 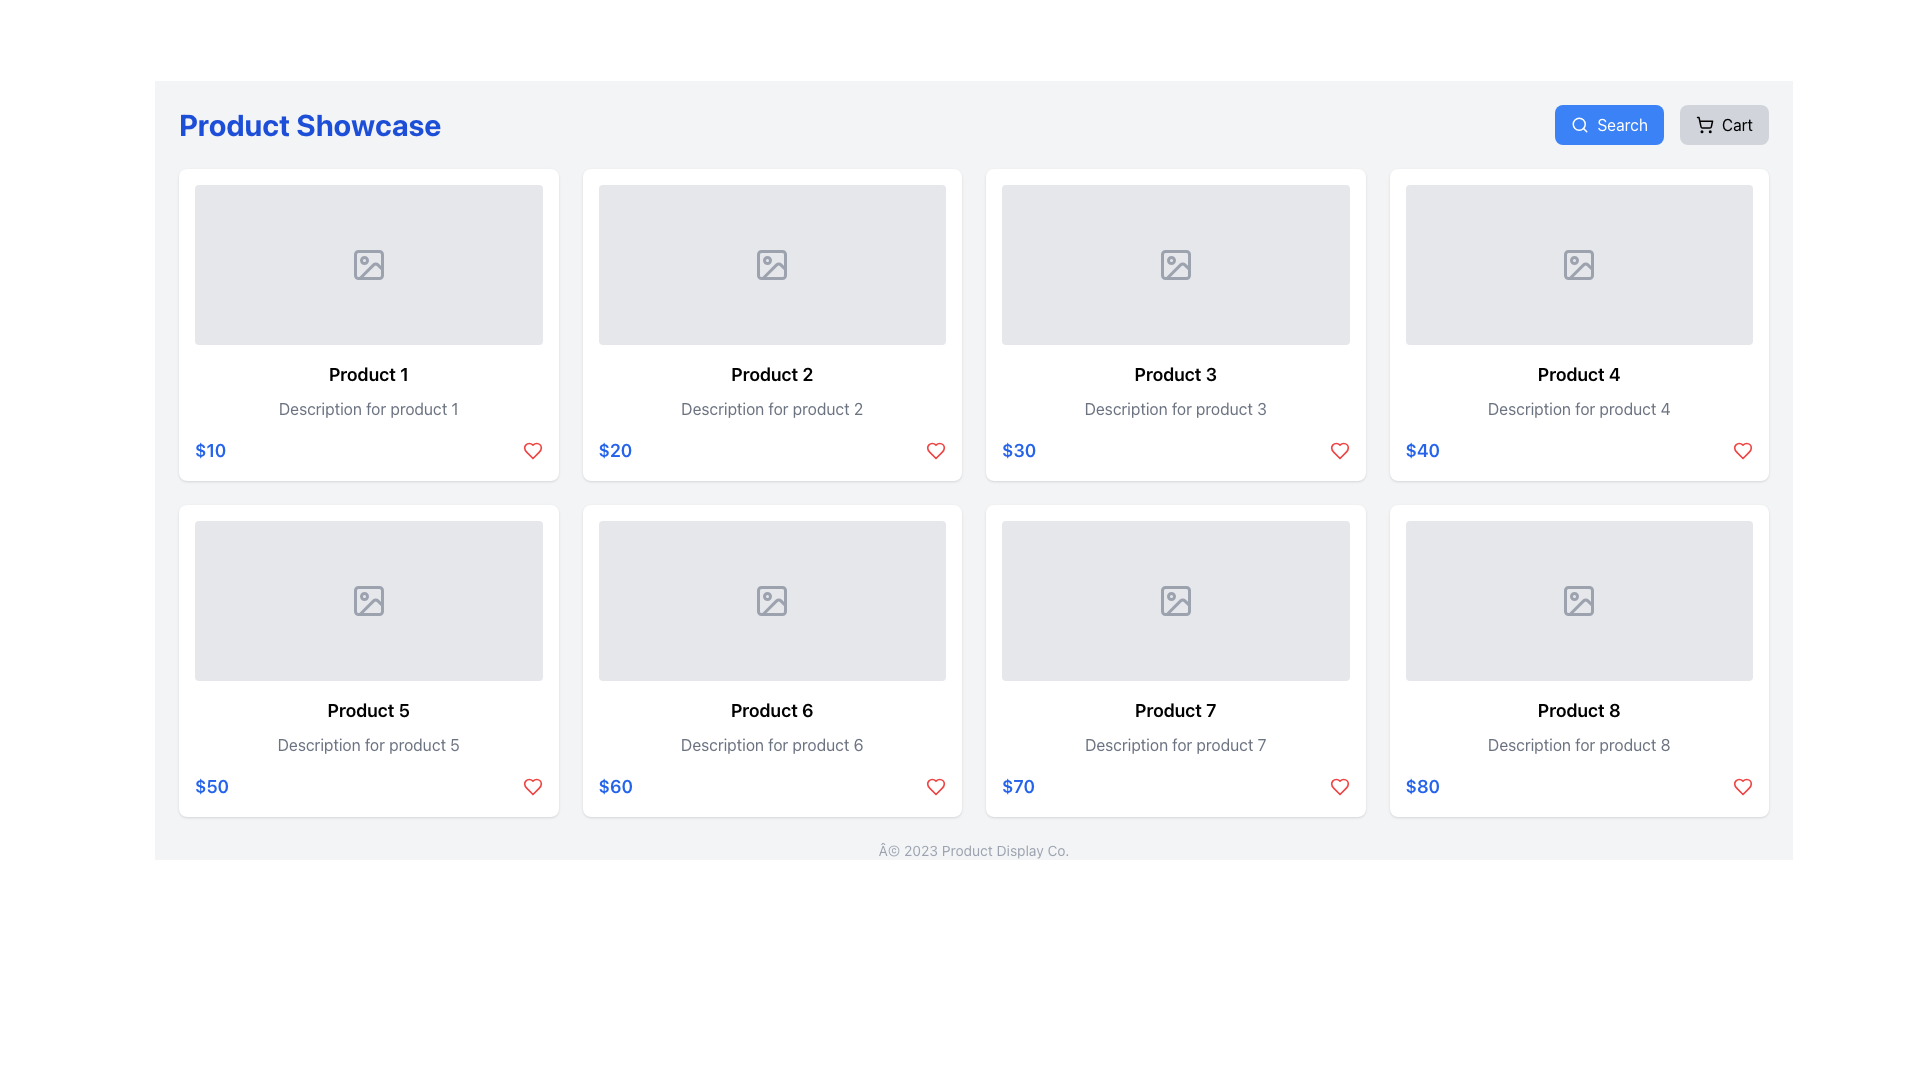 What do you see at coordinates (771, 264) in the screenshot?
I see `the image placeholder for 'Product 2' located in the top row, second column of the grid layout` at bounding box center [771, 264].